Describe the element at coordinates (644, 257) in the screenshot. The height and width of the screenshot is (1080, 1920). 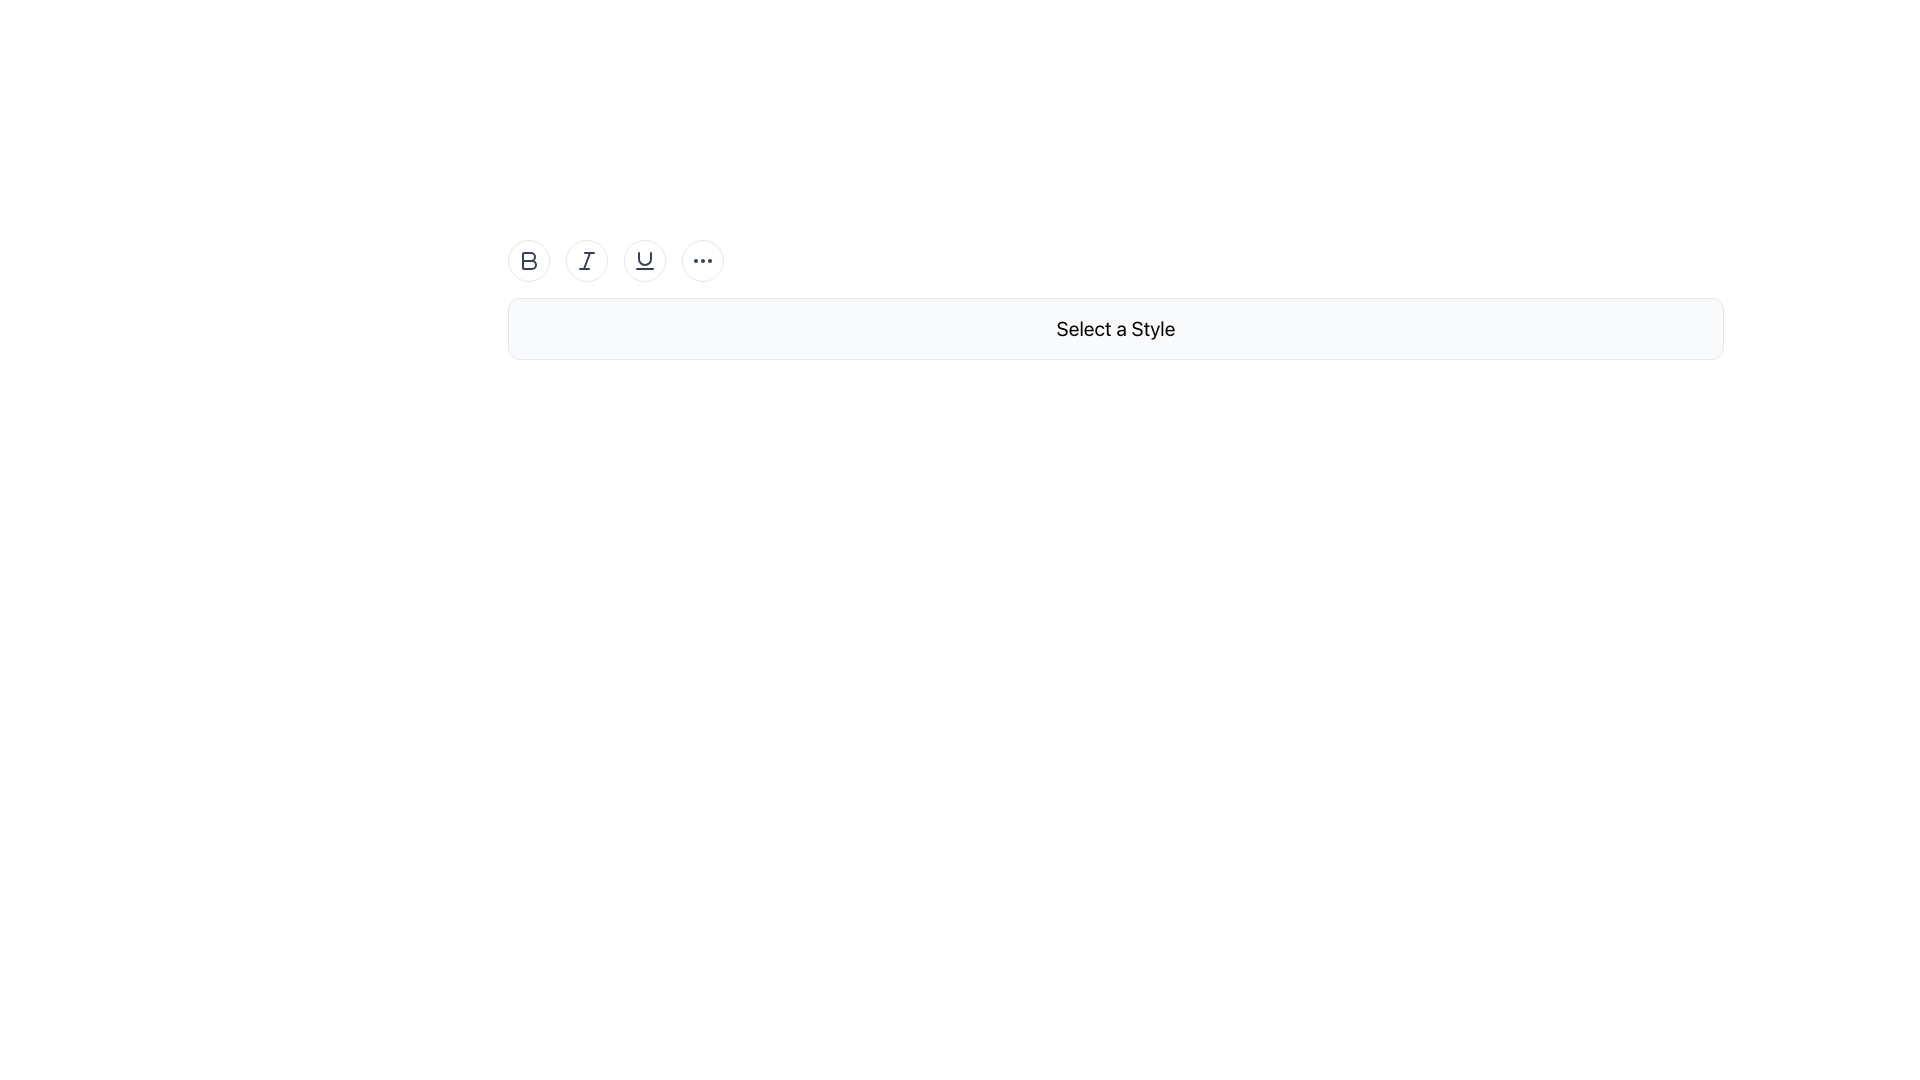
I see `the underline icon located in the inline text formatting toolbar` at that location.